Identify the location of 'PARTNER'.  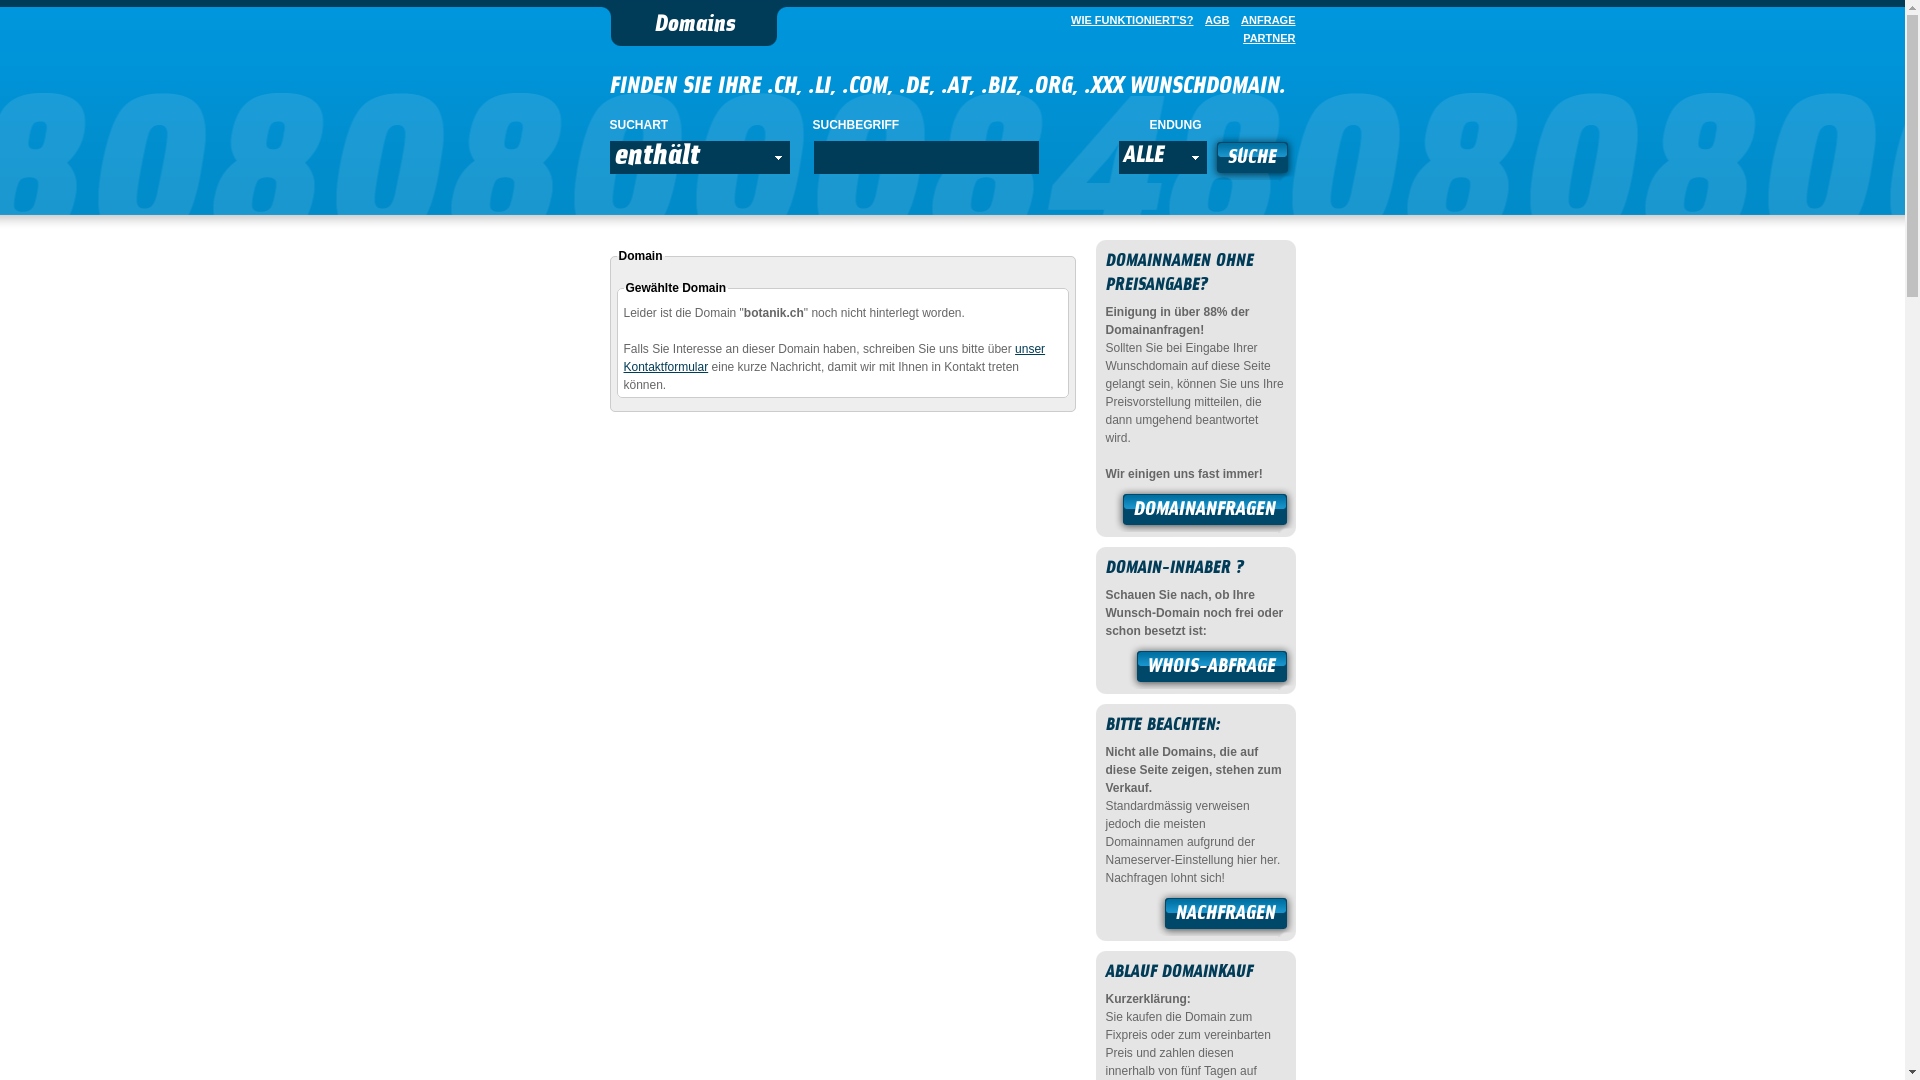
(1264, 38).